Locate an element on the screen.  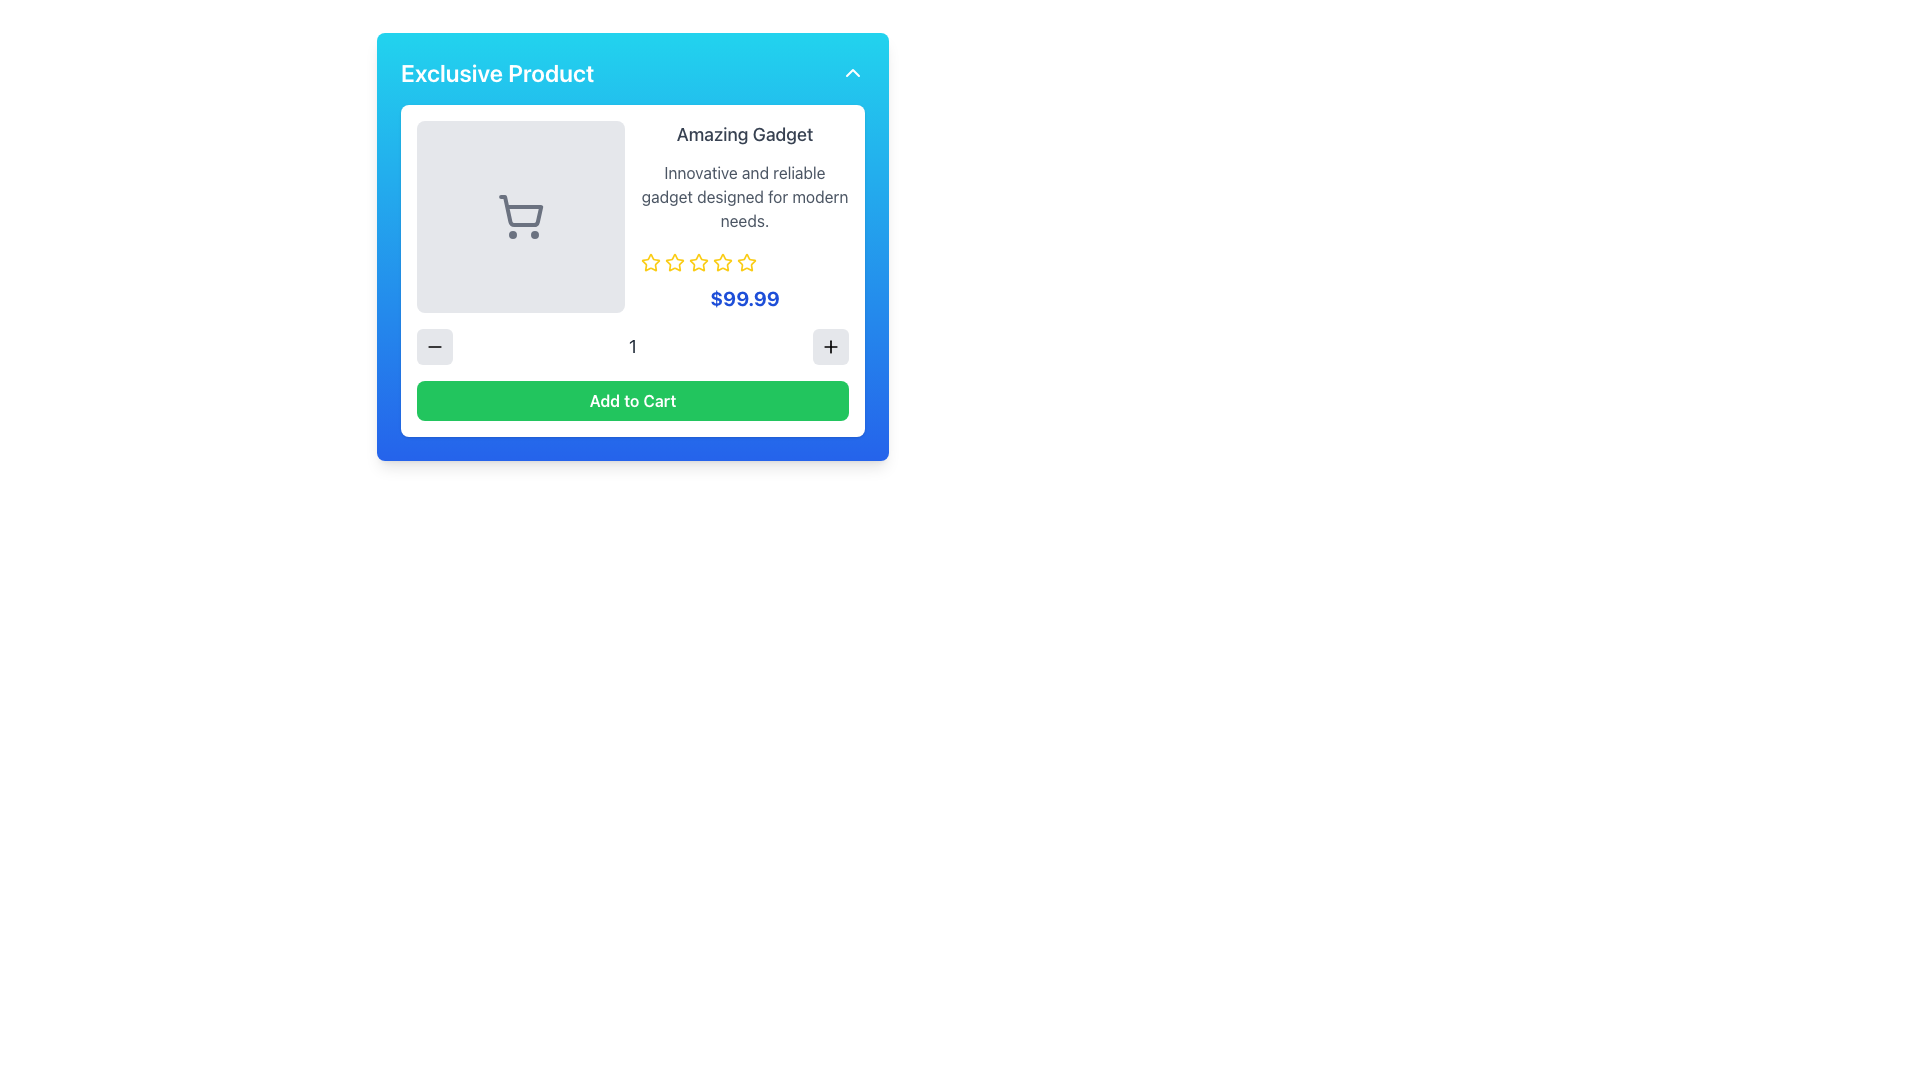
the small upward-facing chevron button located in the top-right corner of the card section is located at coordinates (853, 72).